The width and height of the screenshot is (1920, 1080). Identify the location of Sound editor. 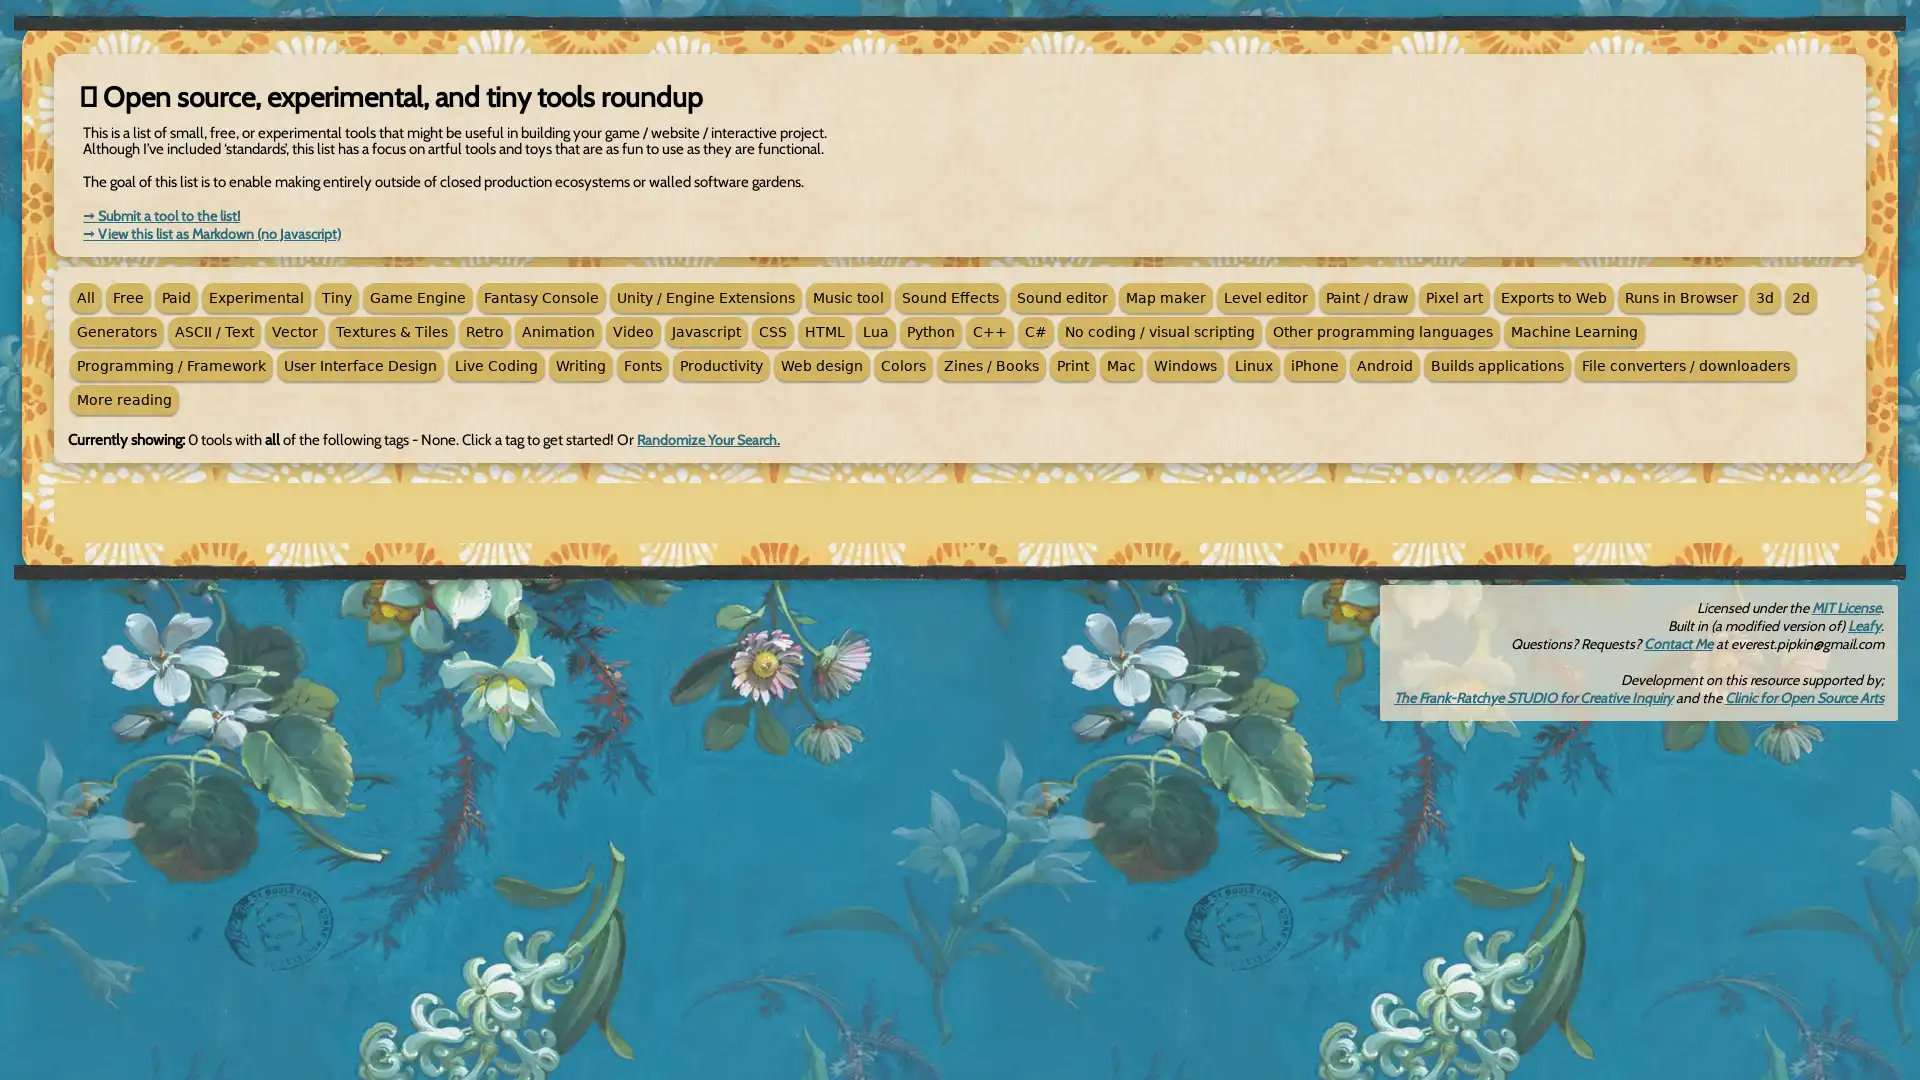
(1061, 297).